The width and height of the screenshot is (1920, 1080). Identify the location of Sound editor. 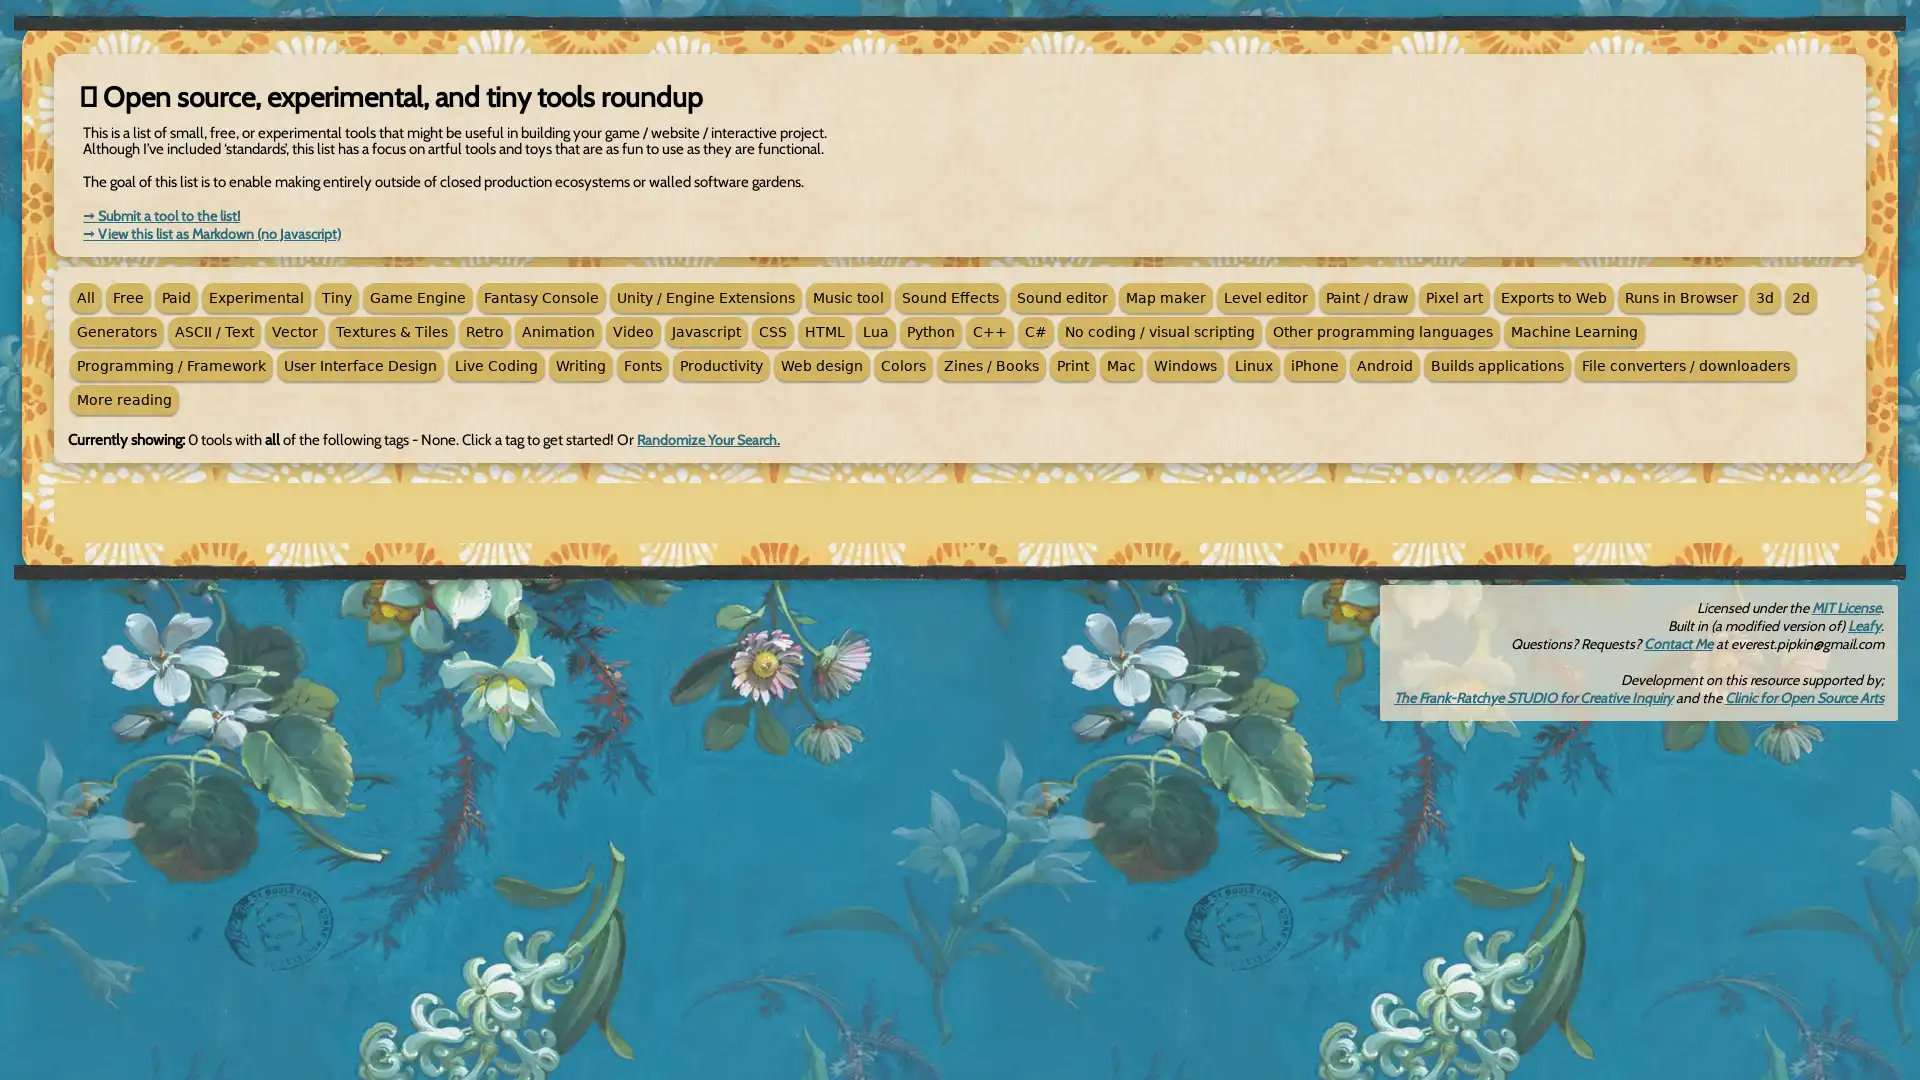
(1061, 297).